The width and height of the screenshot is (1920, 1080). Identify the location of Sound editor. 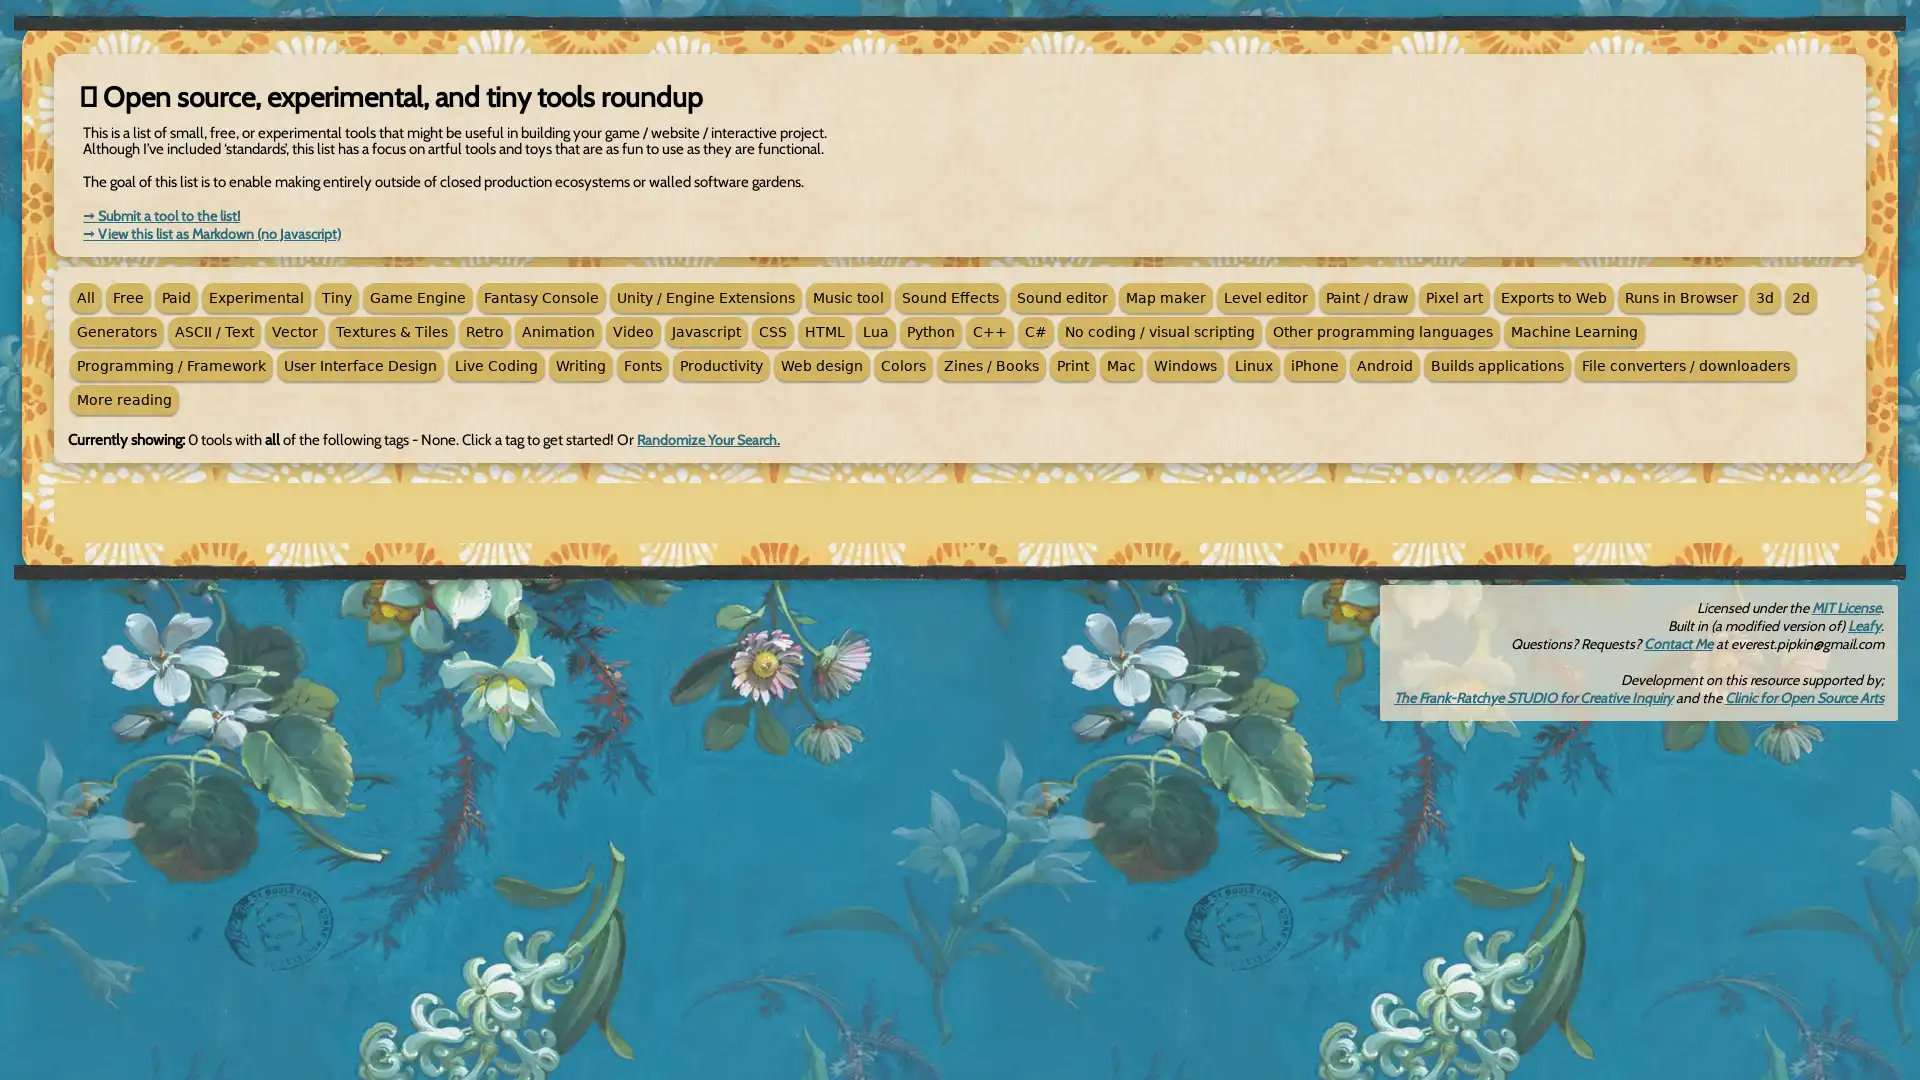
(1061, 297).